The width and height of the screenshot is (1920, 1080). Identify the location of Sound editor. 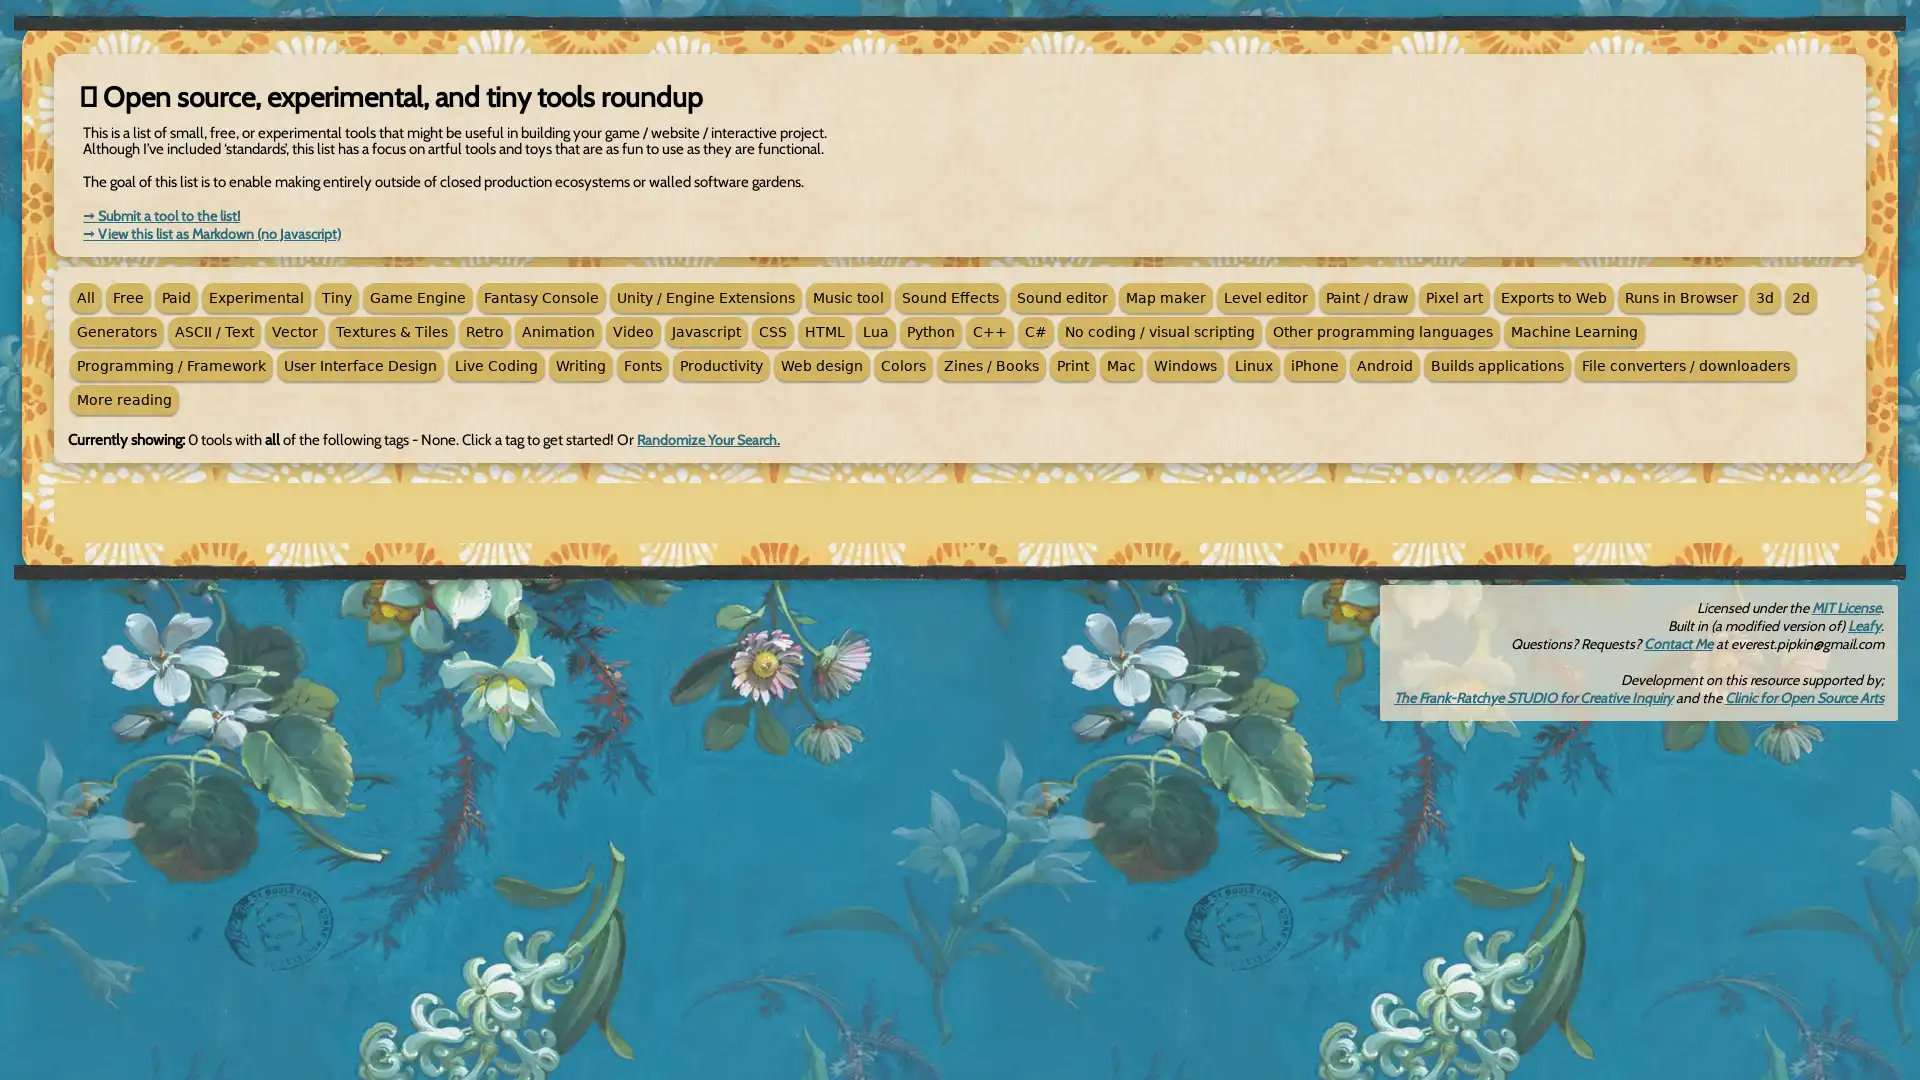
(1061, 297).